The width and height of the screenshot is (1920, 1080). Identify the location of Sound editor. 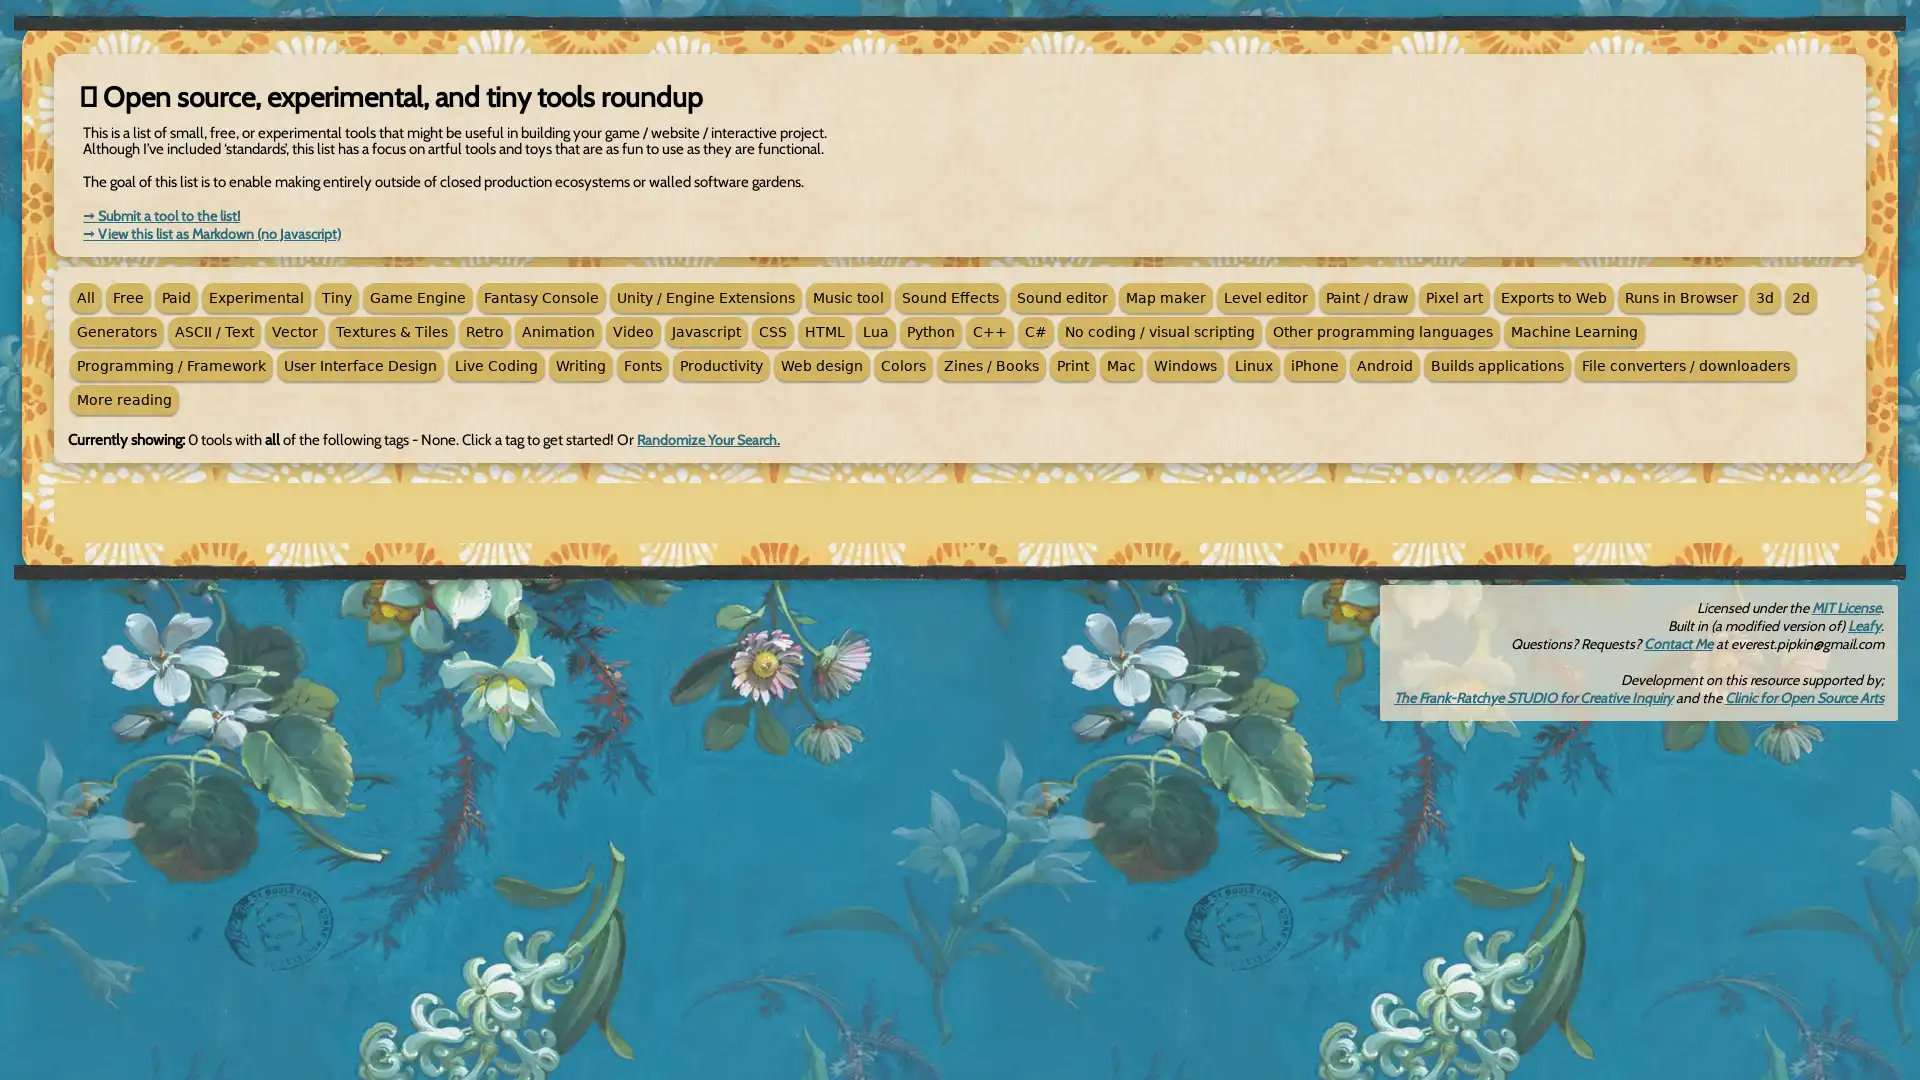
(1061, 297).